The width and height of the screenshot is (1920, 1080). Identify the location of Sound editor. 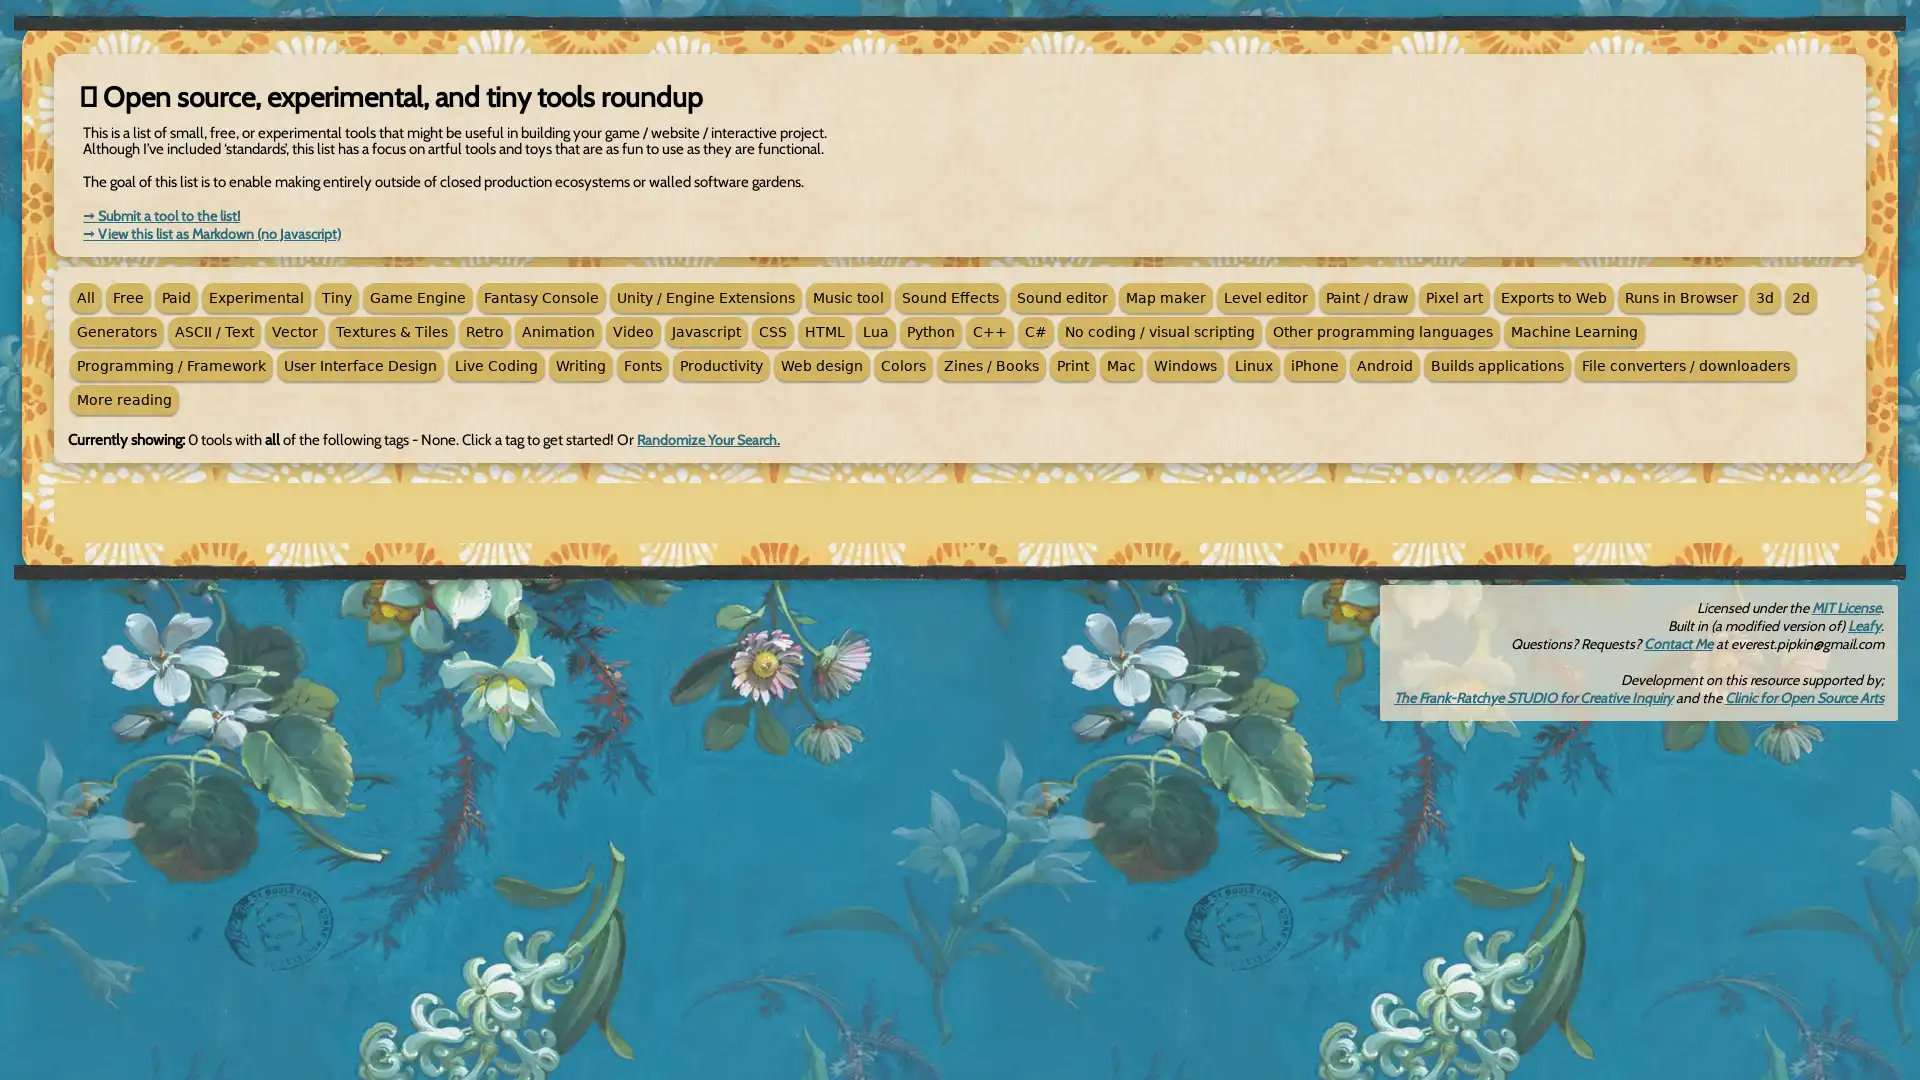
(1061, 297).